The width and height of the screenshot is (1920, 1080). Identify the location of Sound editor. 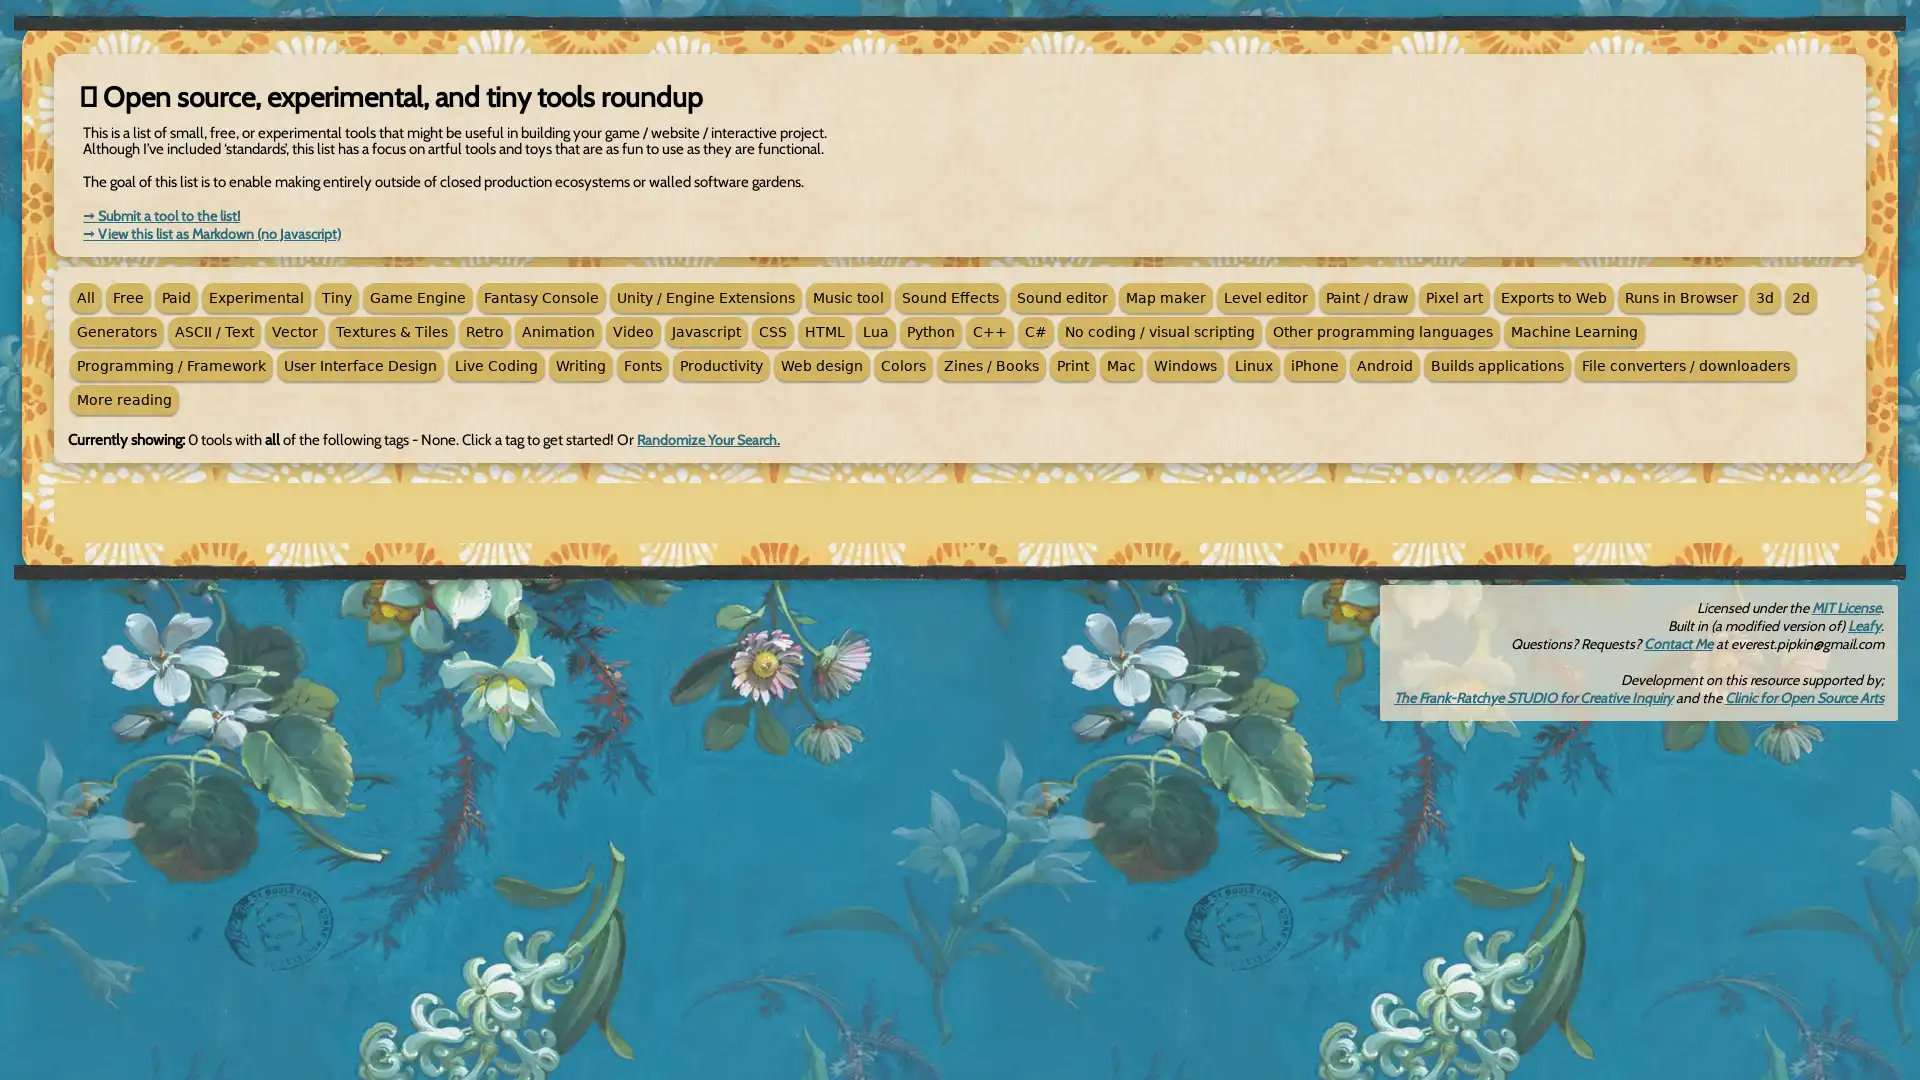
(1061, 297).